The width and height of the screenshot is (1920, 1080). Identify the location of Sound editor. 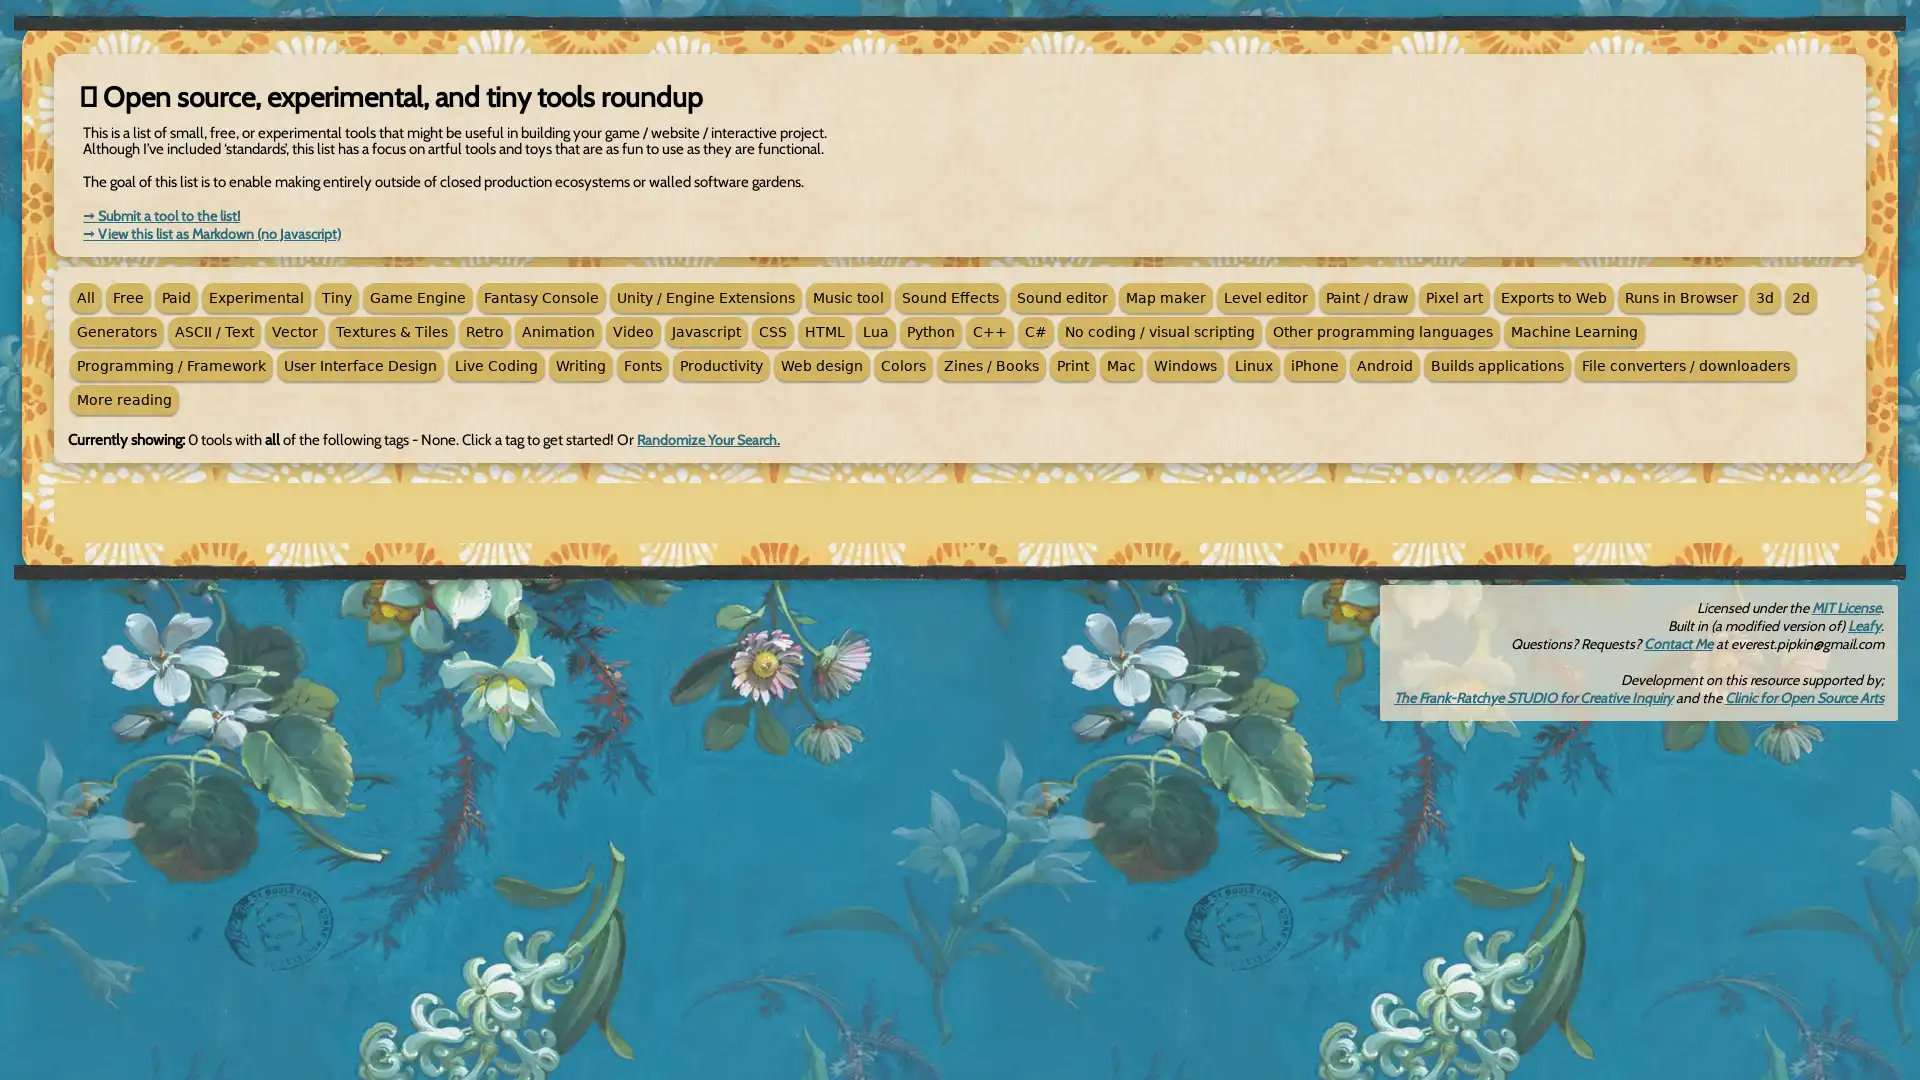
(1061, 297).